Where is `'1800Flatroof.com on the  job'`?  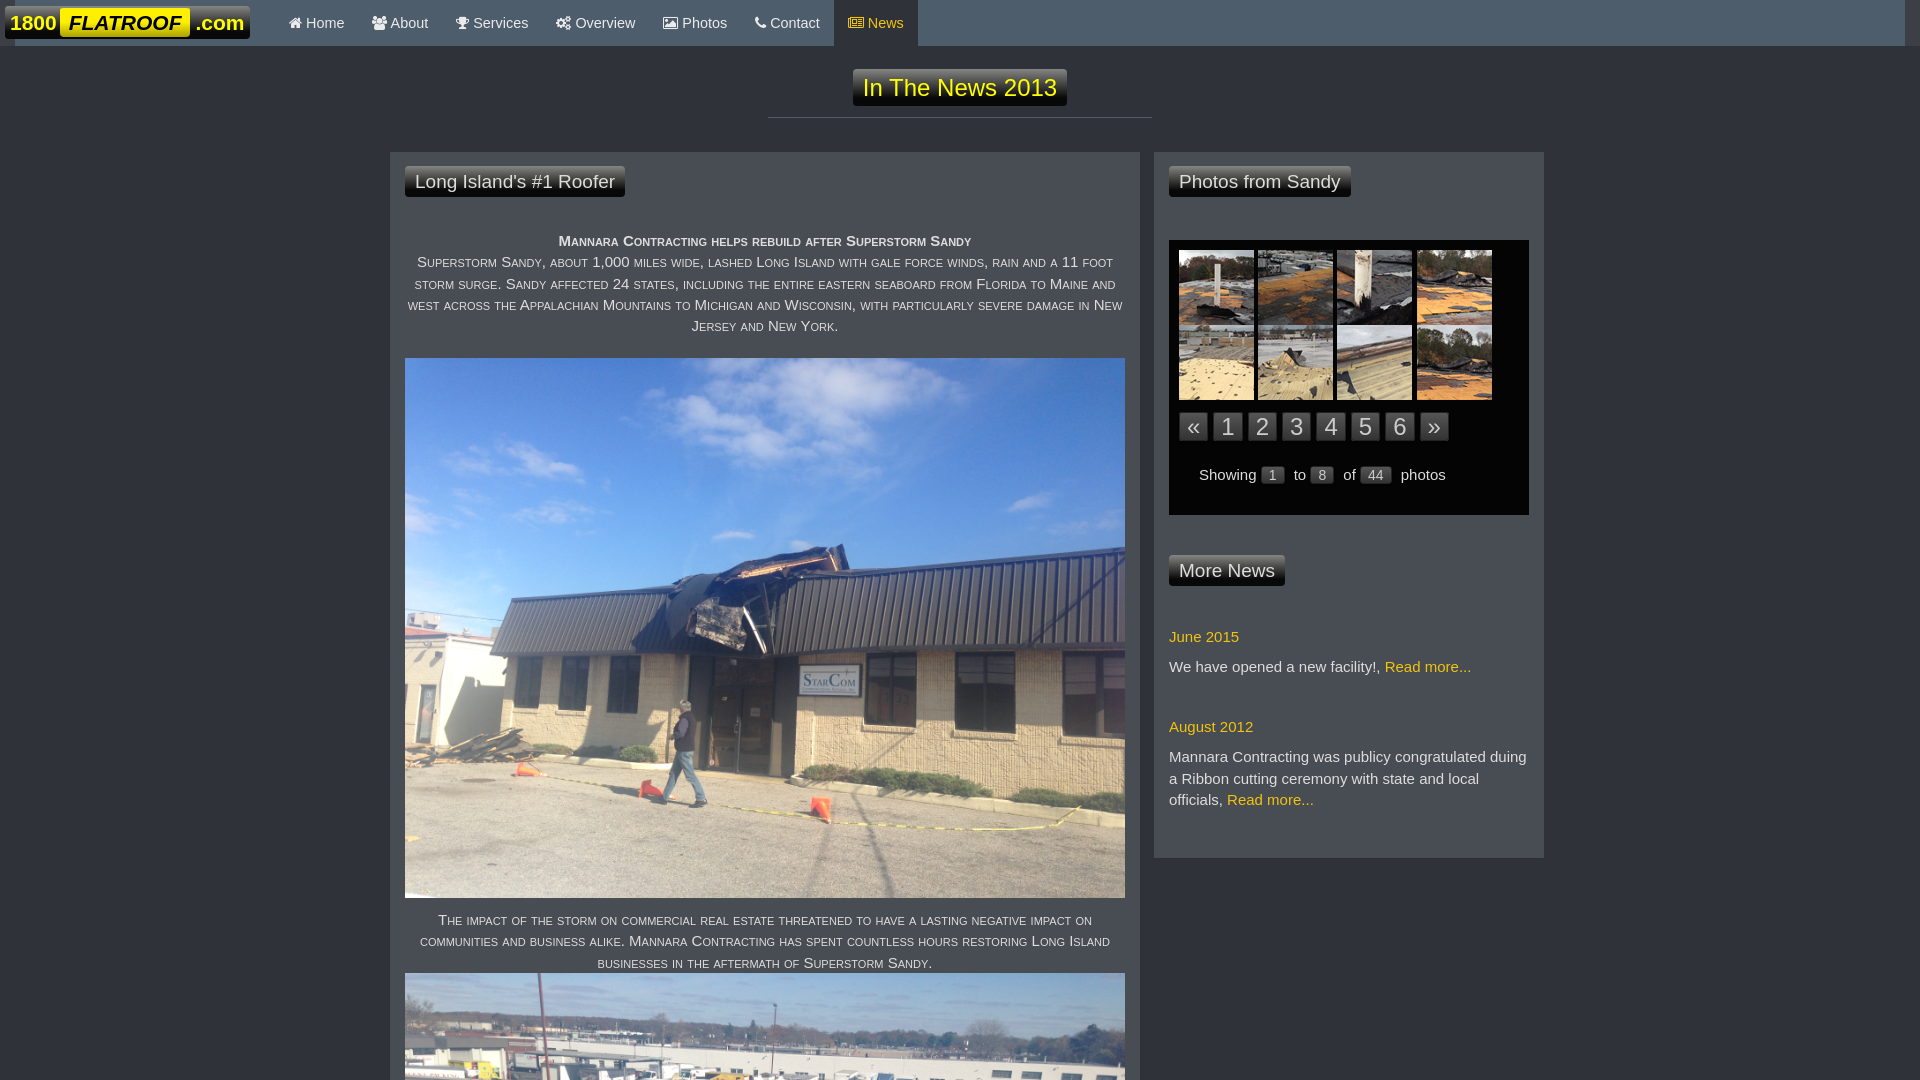
'1800Flatroof.com on the  job' is located at coordinates (1217, 285).